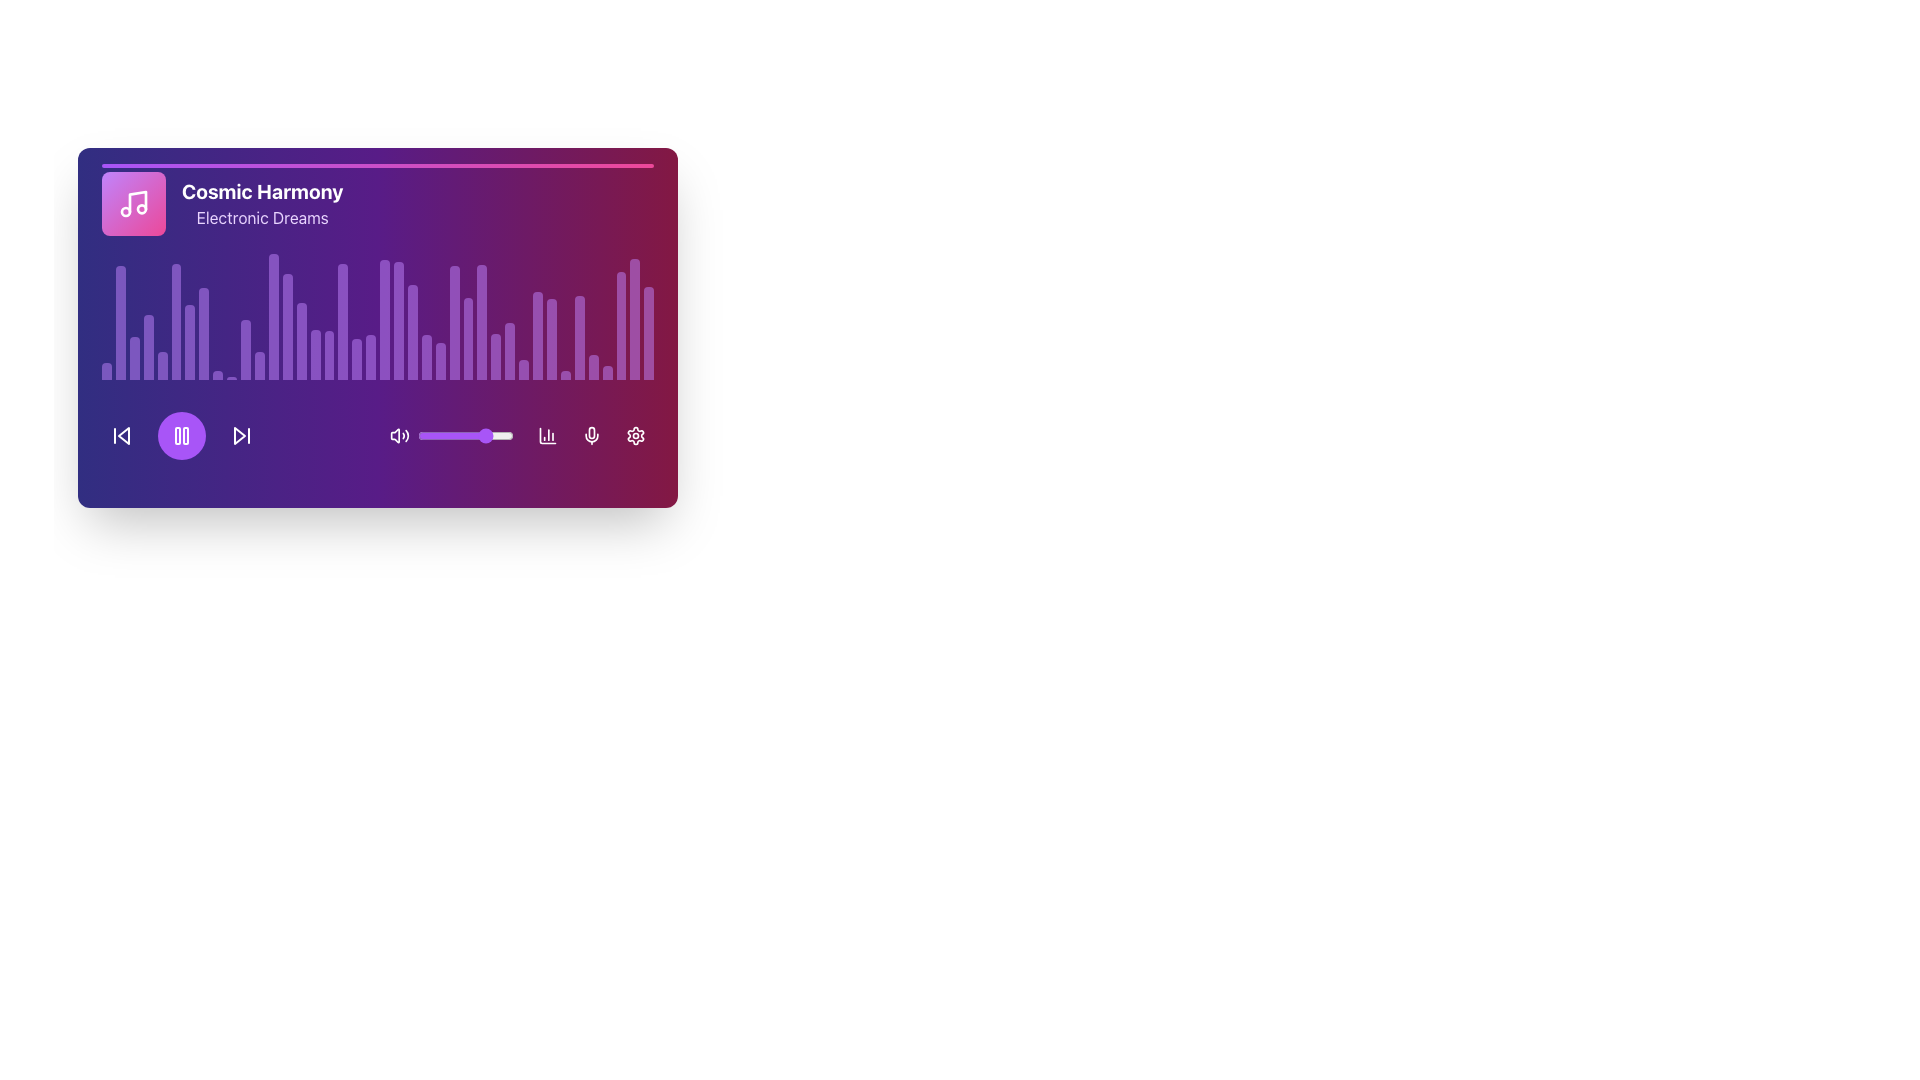 The image size is (1920, 1080). I want to click on the white column chart icon on a purple background, the fourth item in the series of icons at the bottom right of the music player interface, so click(547, 434).